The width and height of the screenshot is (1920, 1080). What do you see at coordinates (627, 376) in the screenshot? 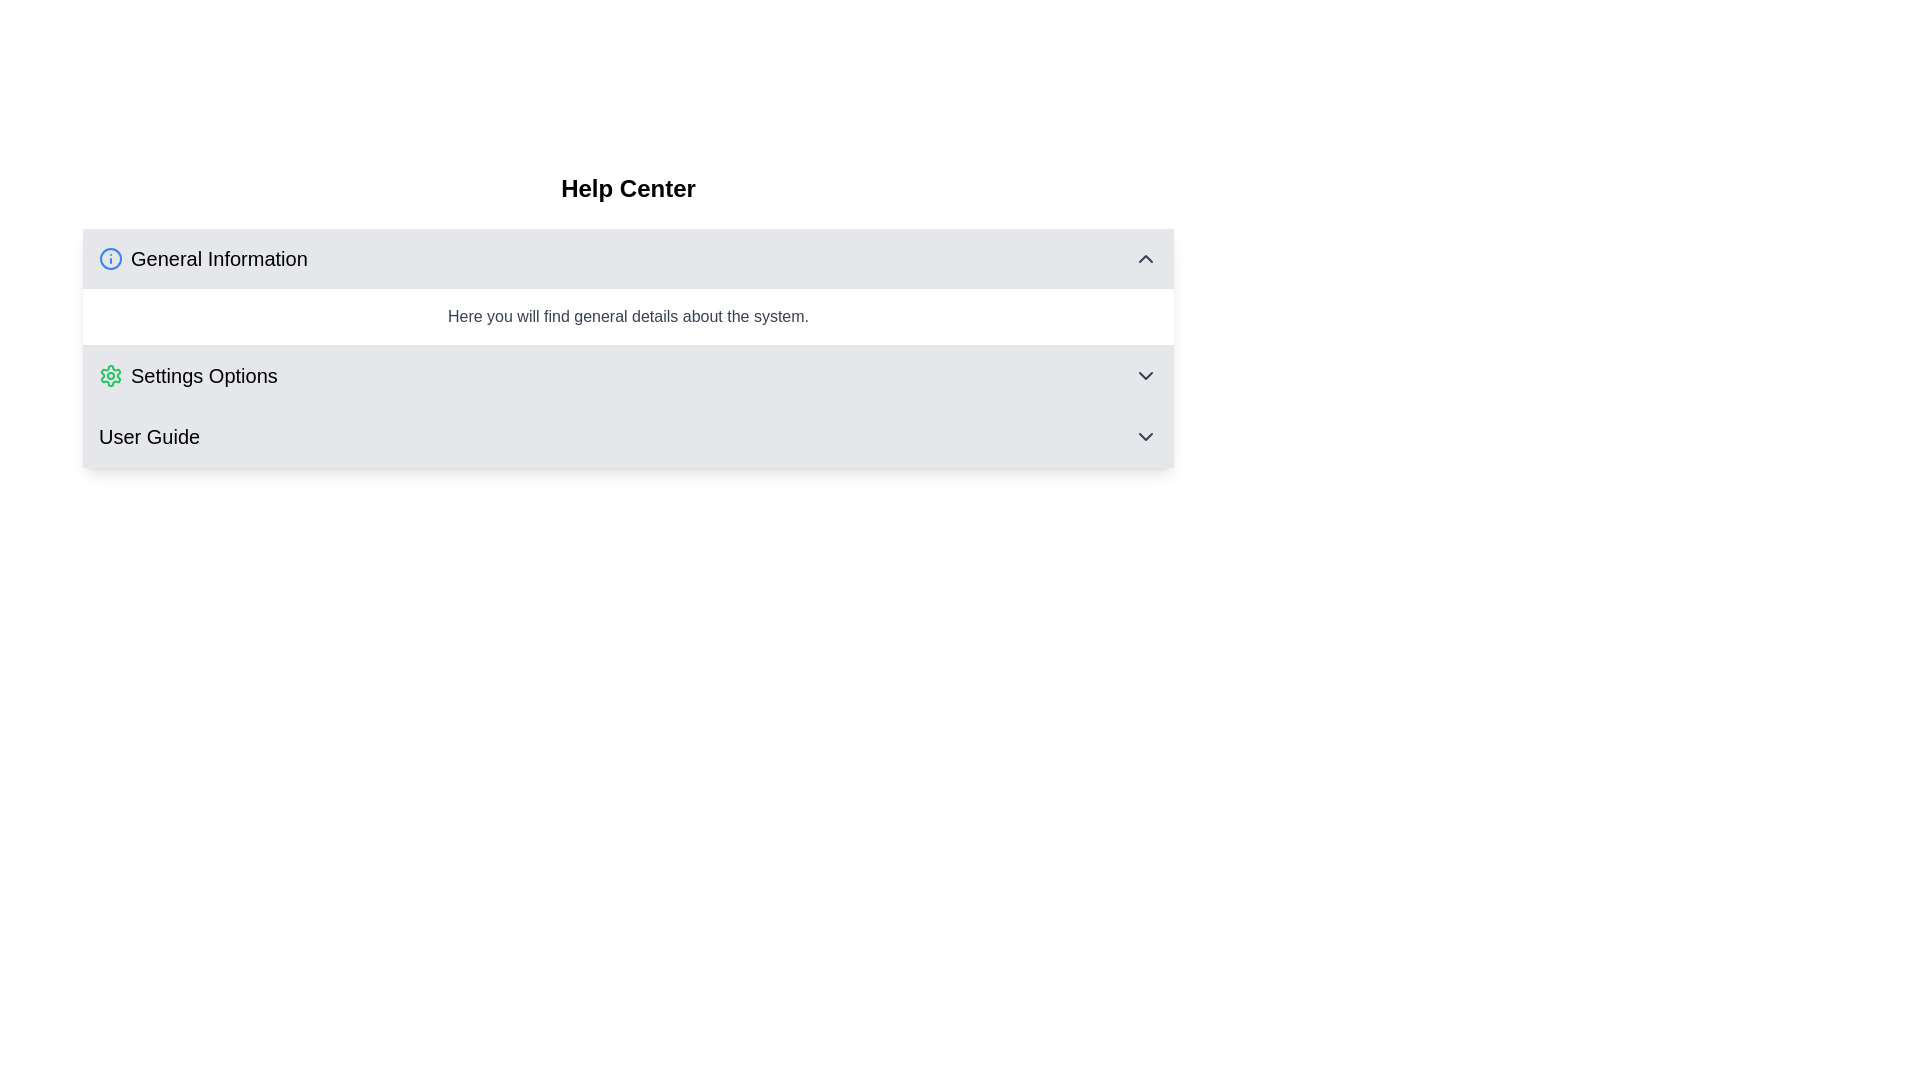
I see `the second entry in the 'Help Center' list` at bounding box center [627, 376].